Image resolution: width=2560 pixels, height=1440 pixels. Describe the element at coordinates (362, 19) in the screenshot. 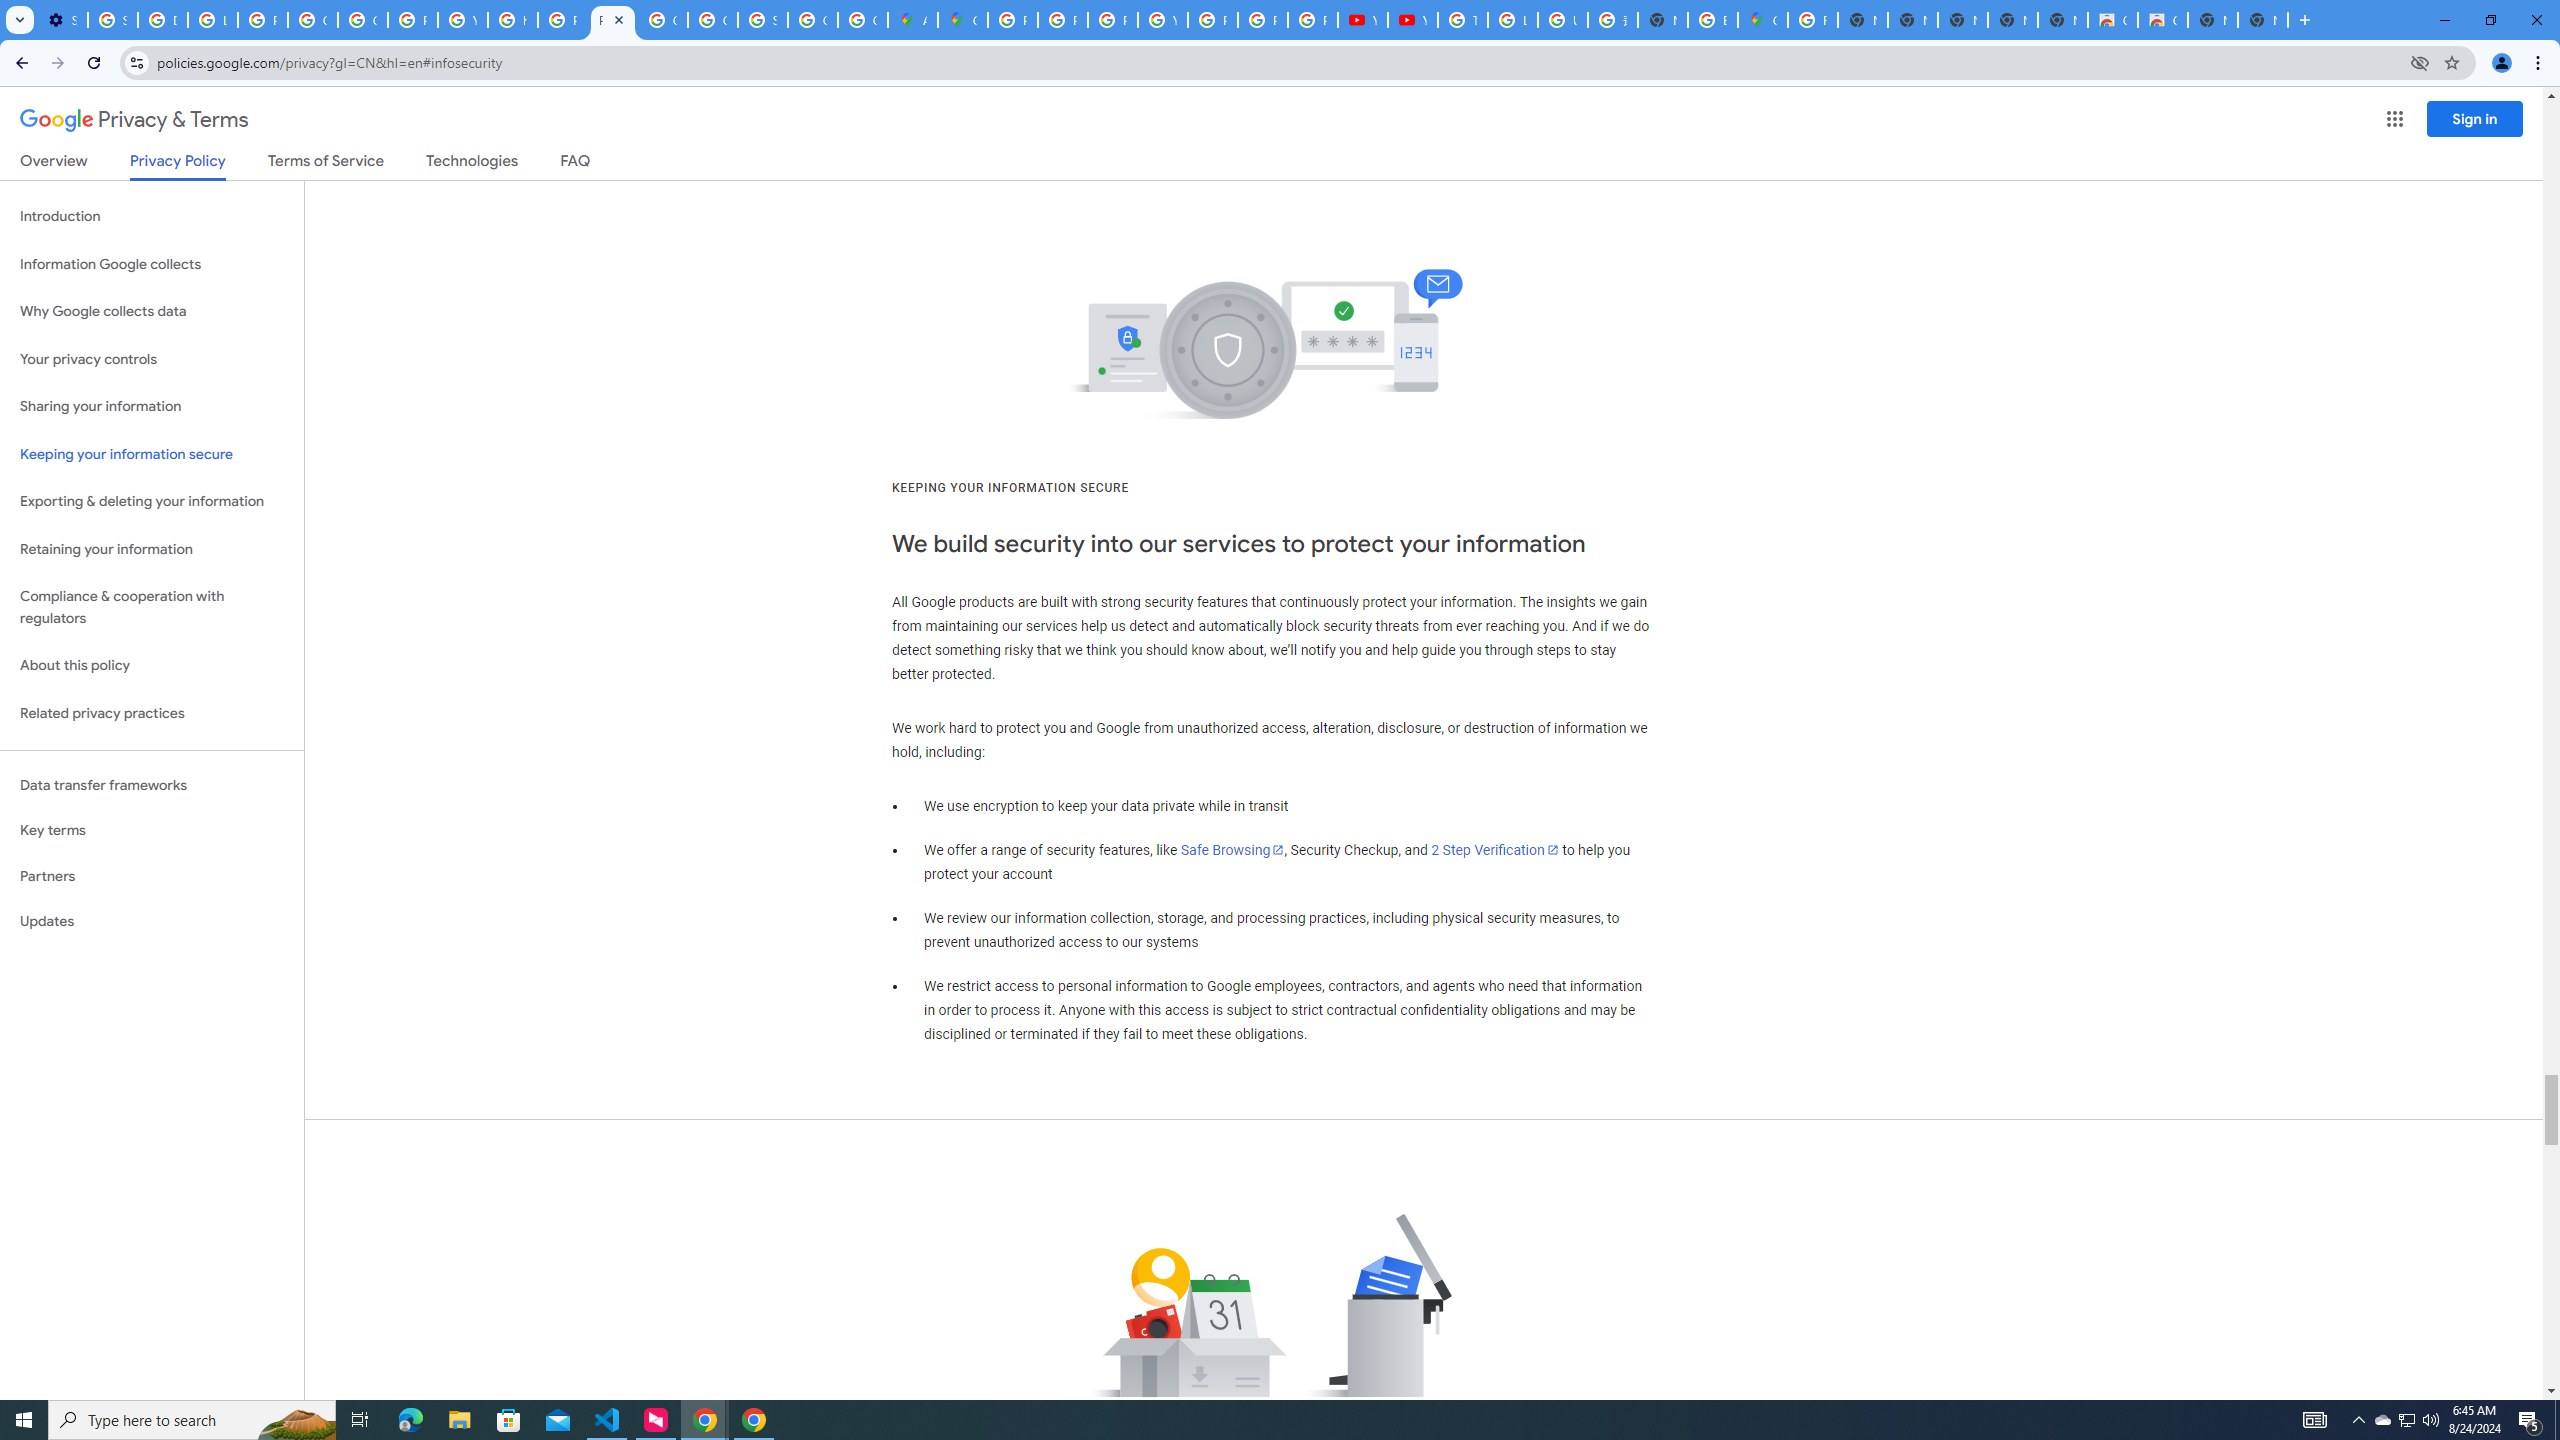

I see `'Google Account Help'` at that location.